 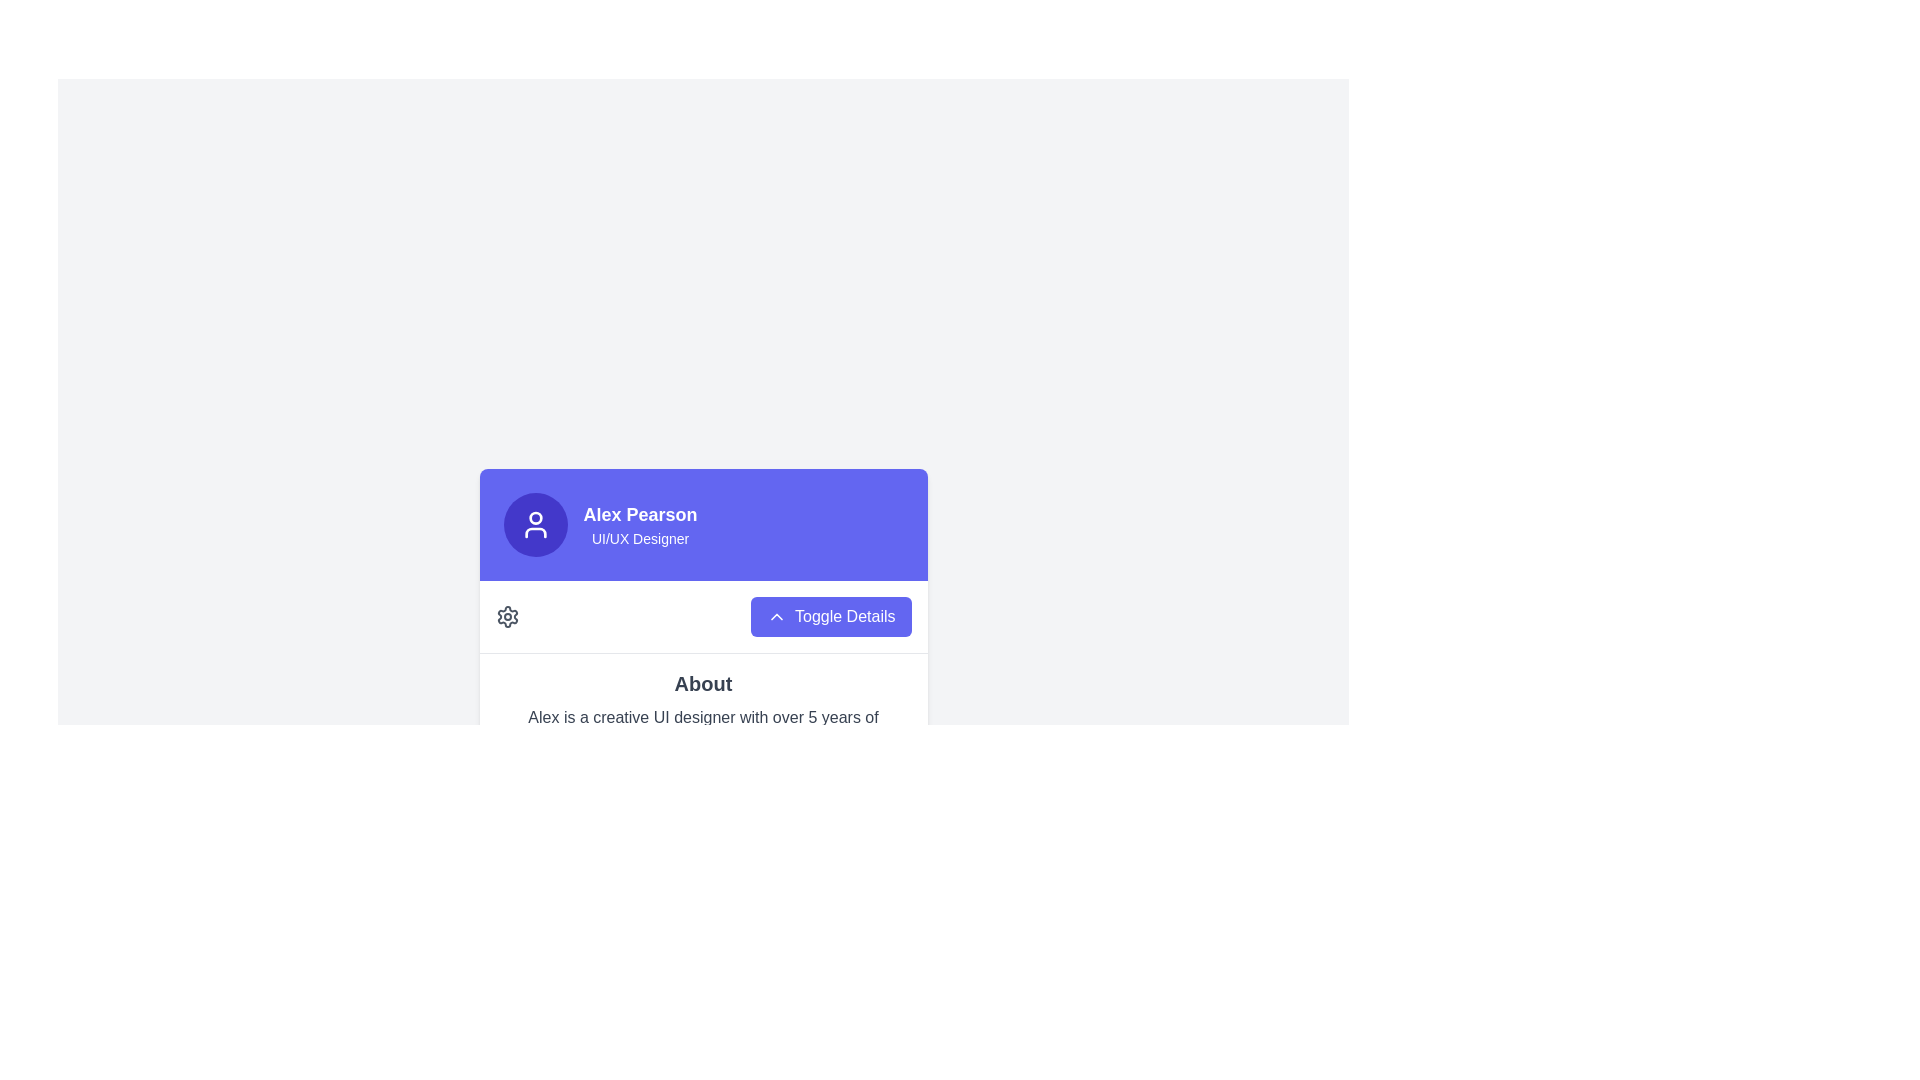 I want to click on the user profile icon, which is a stylized vector graphic with a hollow outline on a solid purple background, so click(x=535, y=523).